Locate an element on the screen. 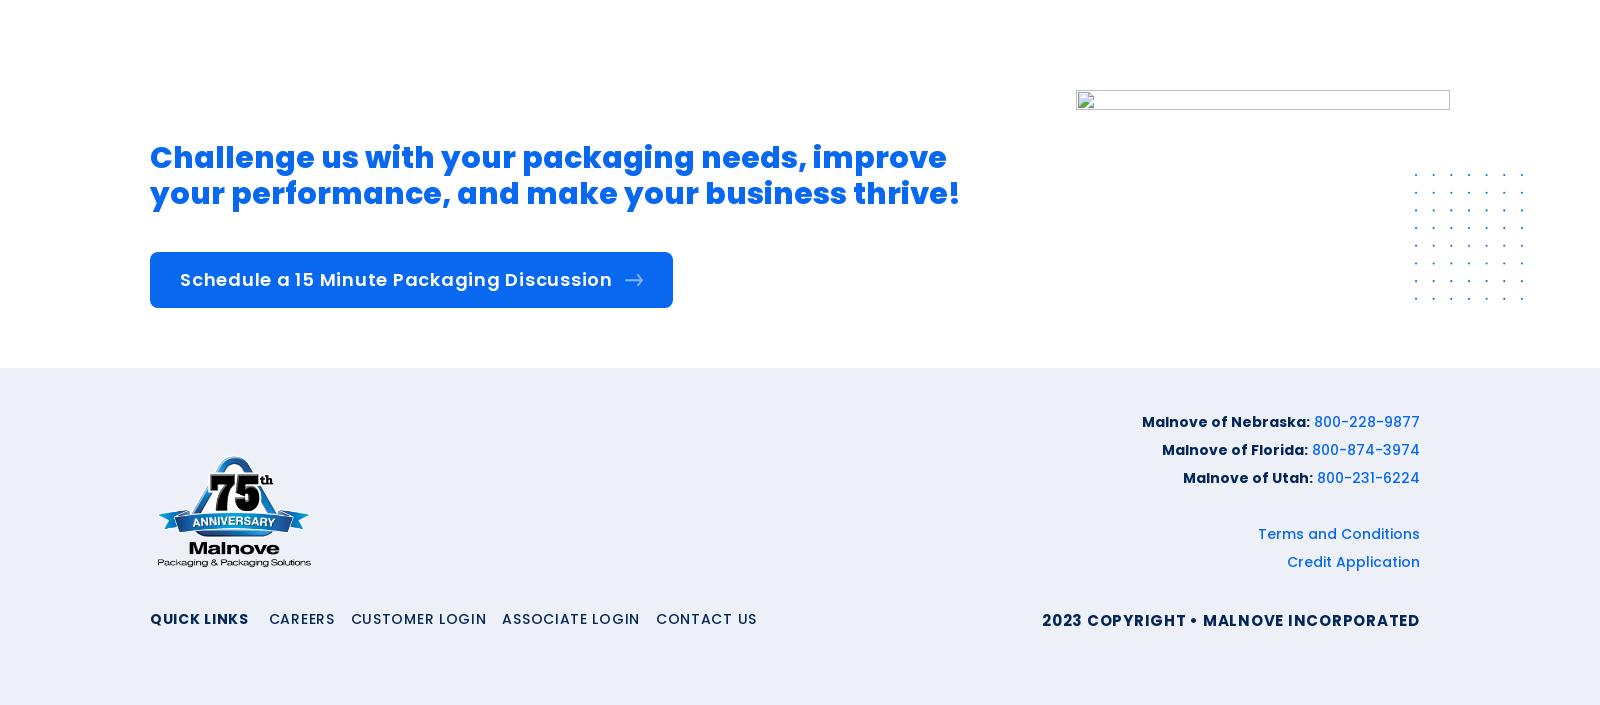 The image size is (1600, 705). 'CUSTOMER LOGIN' is located at coordinates (416, 617).